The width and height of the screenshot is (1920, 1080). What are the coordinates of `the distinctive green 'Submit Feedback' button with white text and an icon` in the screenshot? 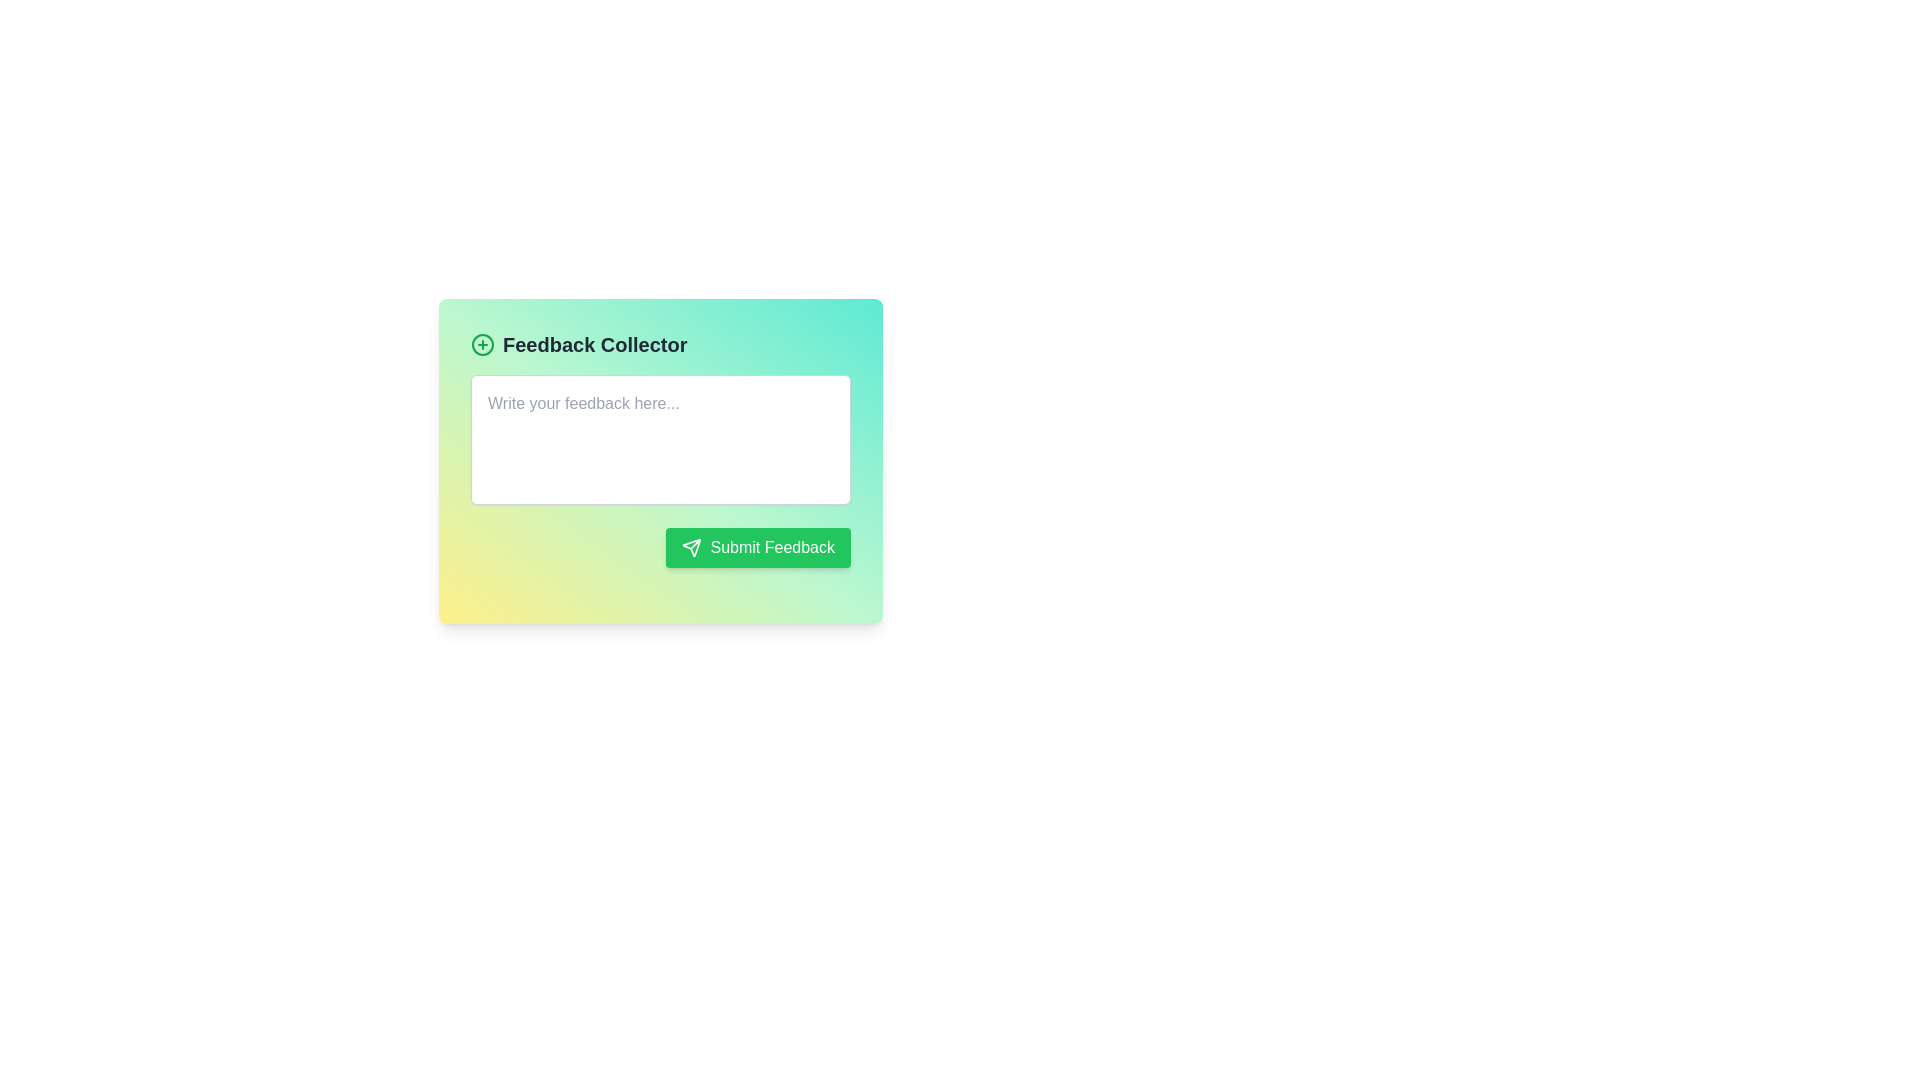 It's located at (757, 547).